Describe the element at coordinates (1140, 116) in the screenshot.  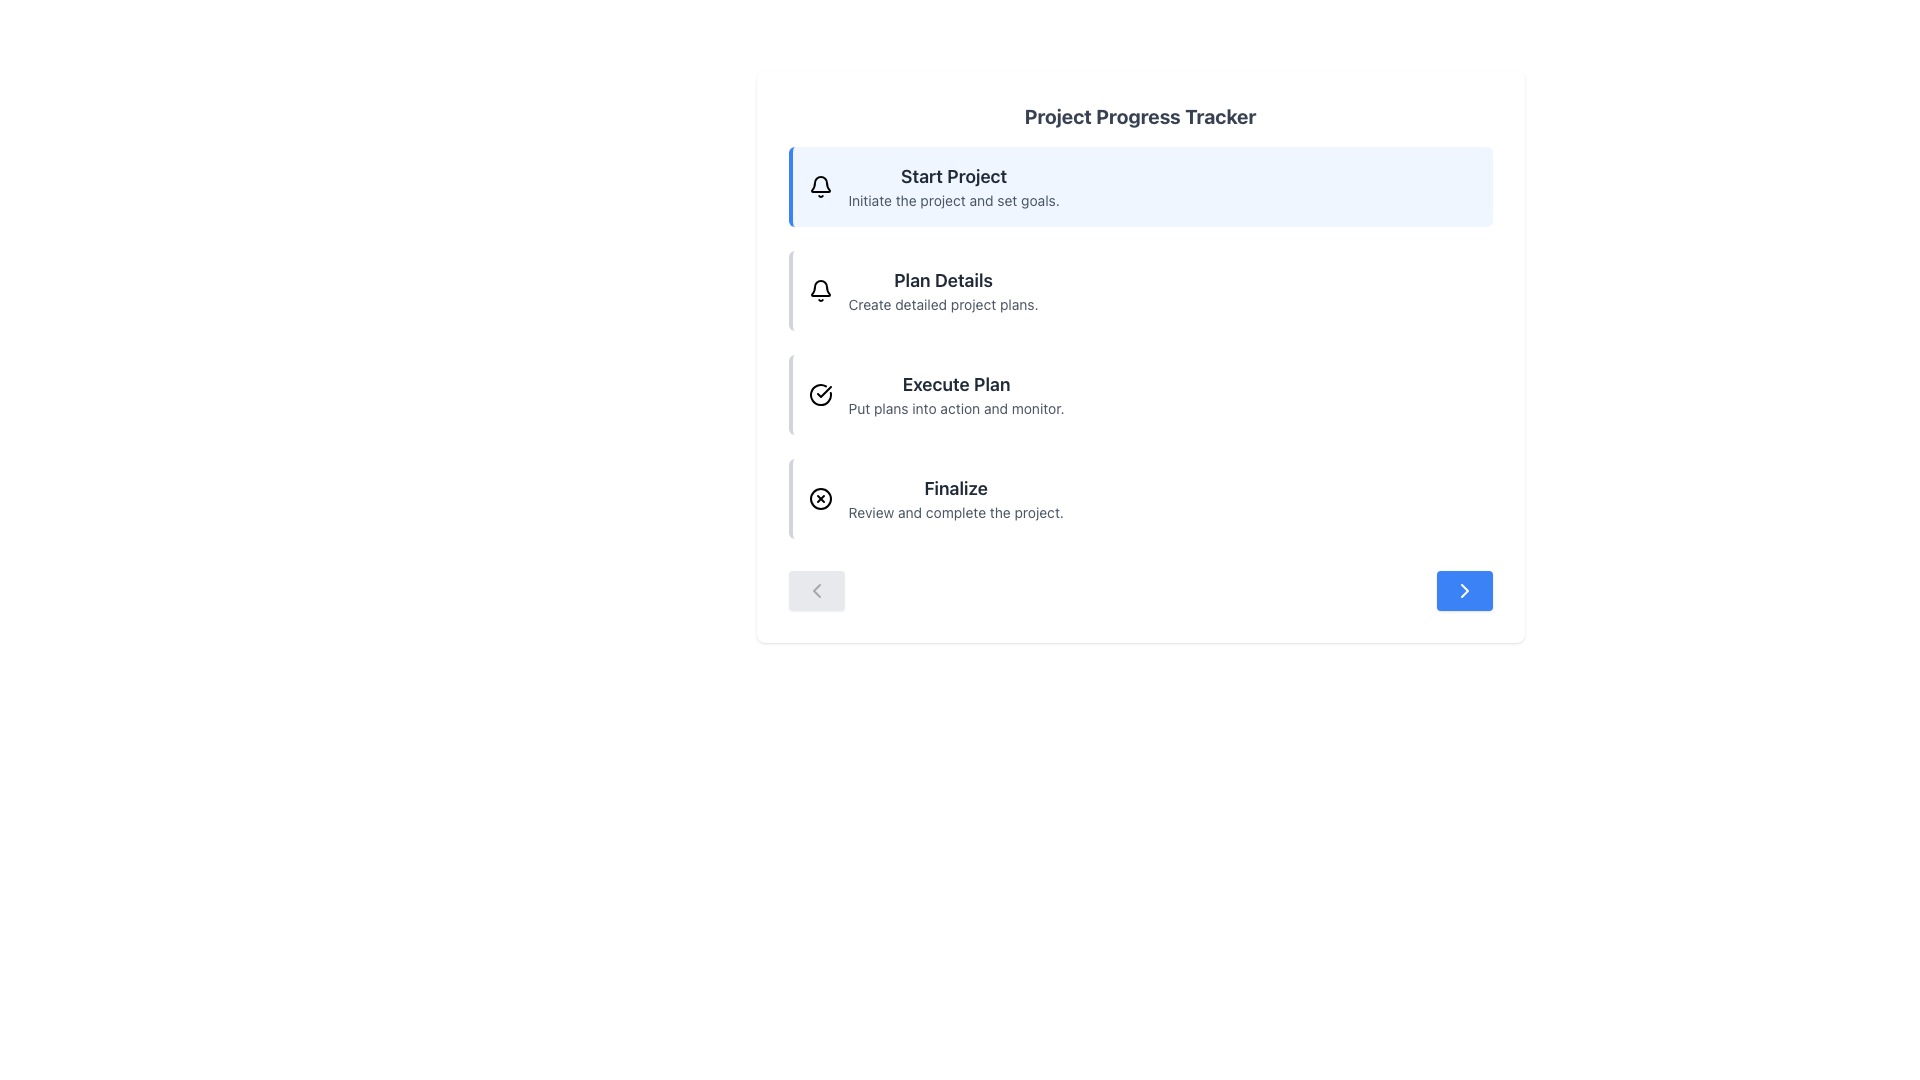
I see `the main heading text element at the top of the card interface, which describes the content or purpose of the card` at that location.